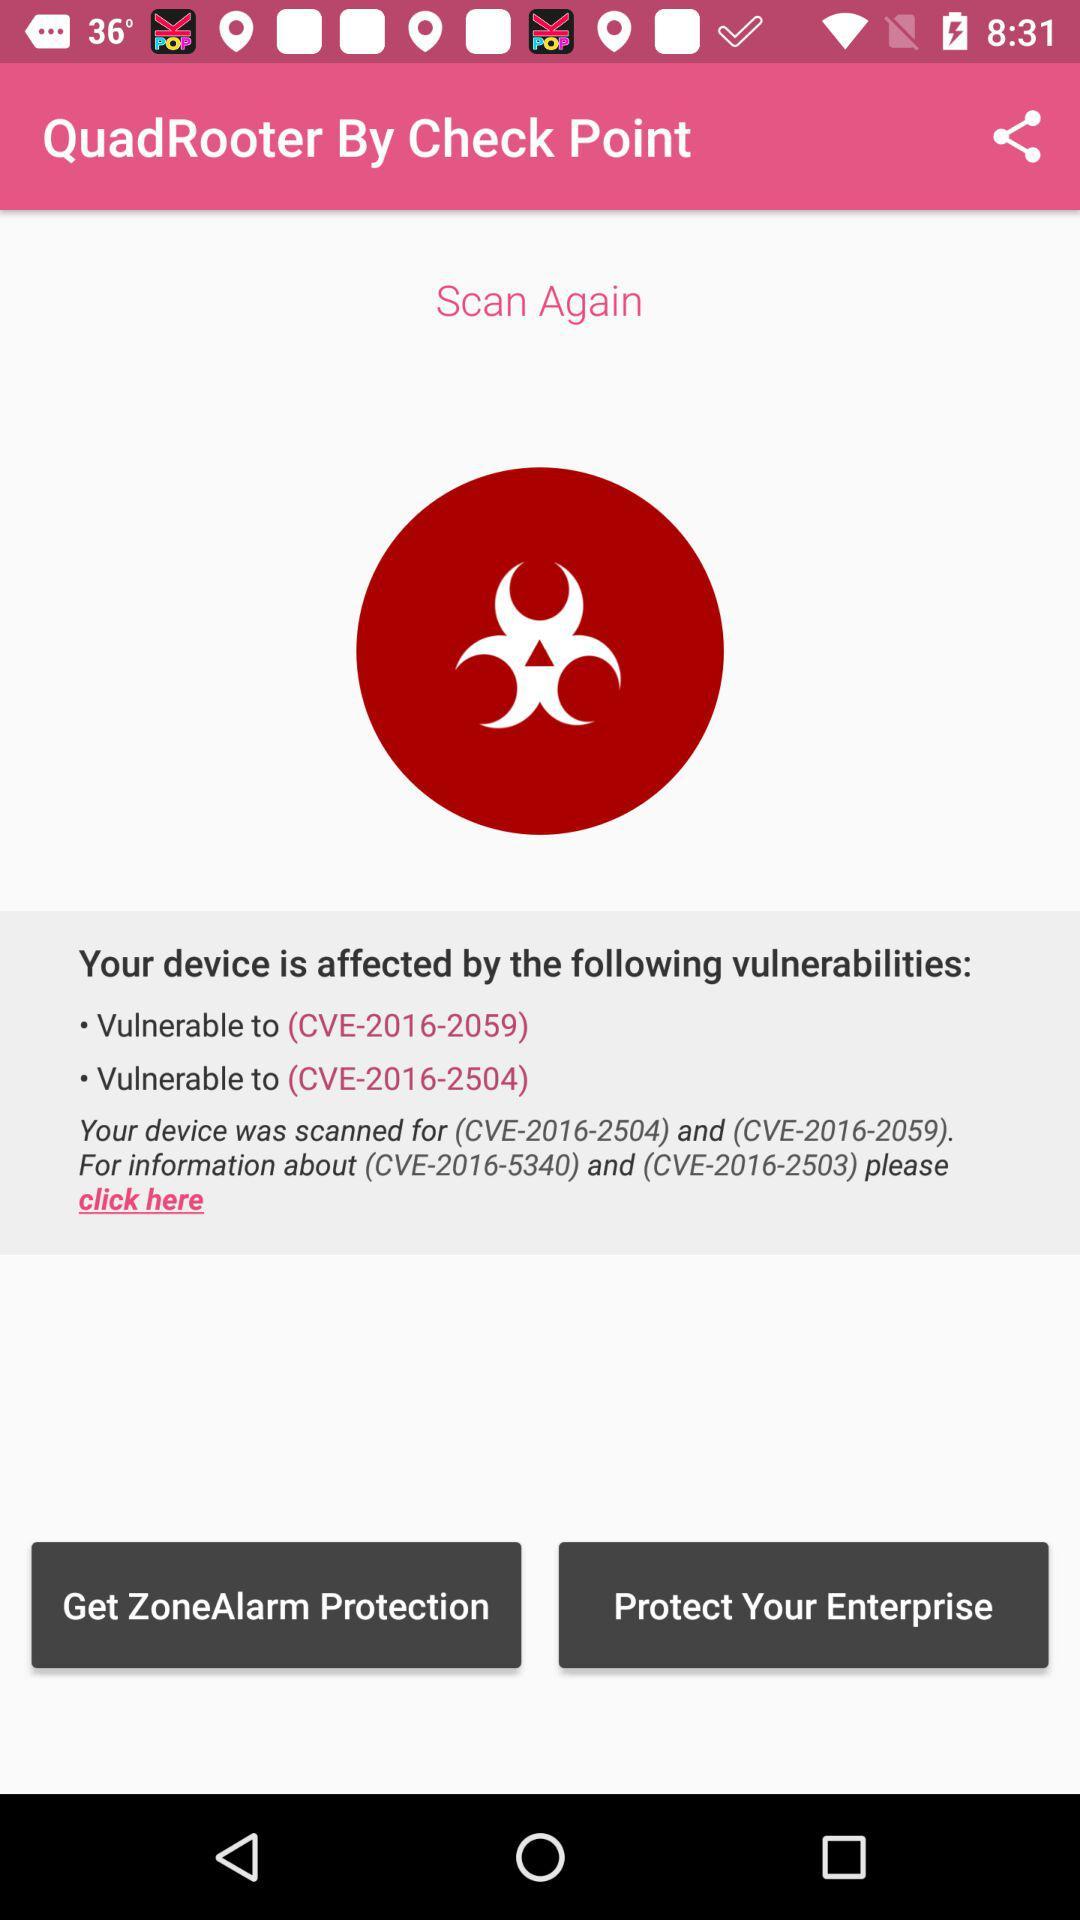  I want to click on the scan again item, so click(538, 298).